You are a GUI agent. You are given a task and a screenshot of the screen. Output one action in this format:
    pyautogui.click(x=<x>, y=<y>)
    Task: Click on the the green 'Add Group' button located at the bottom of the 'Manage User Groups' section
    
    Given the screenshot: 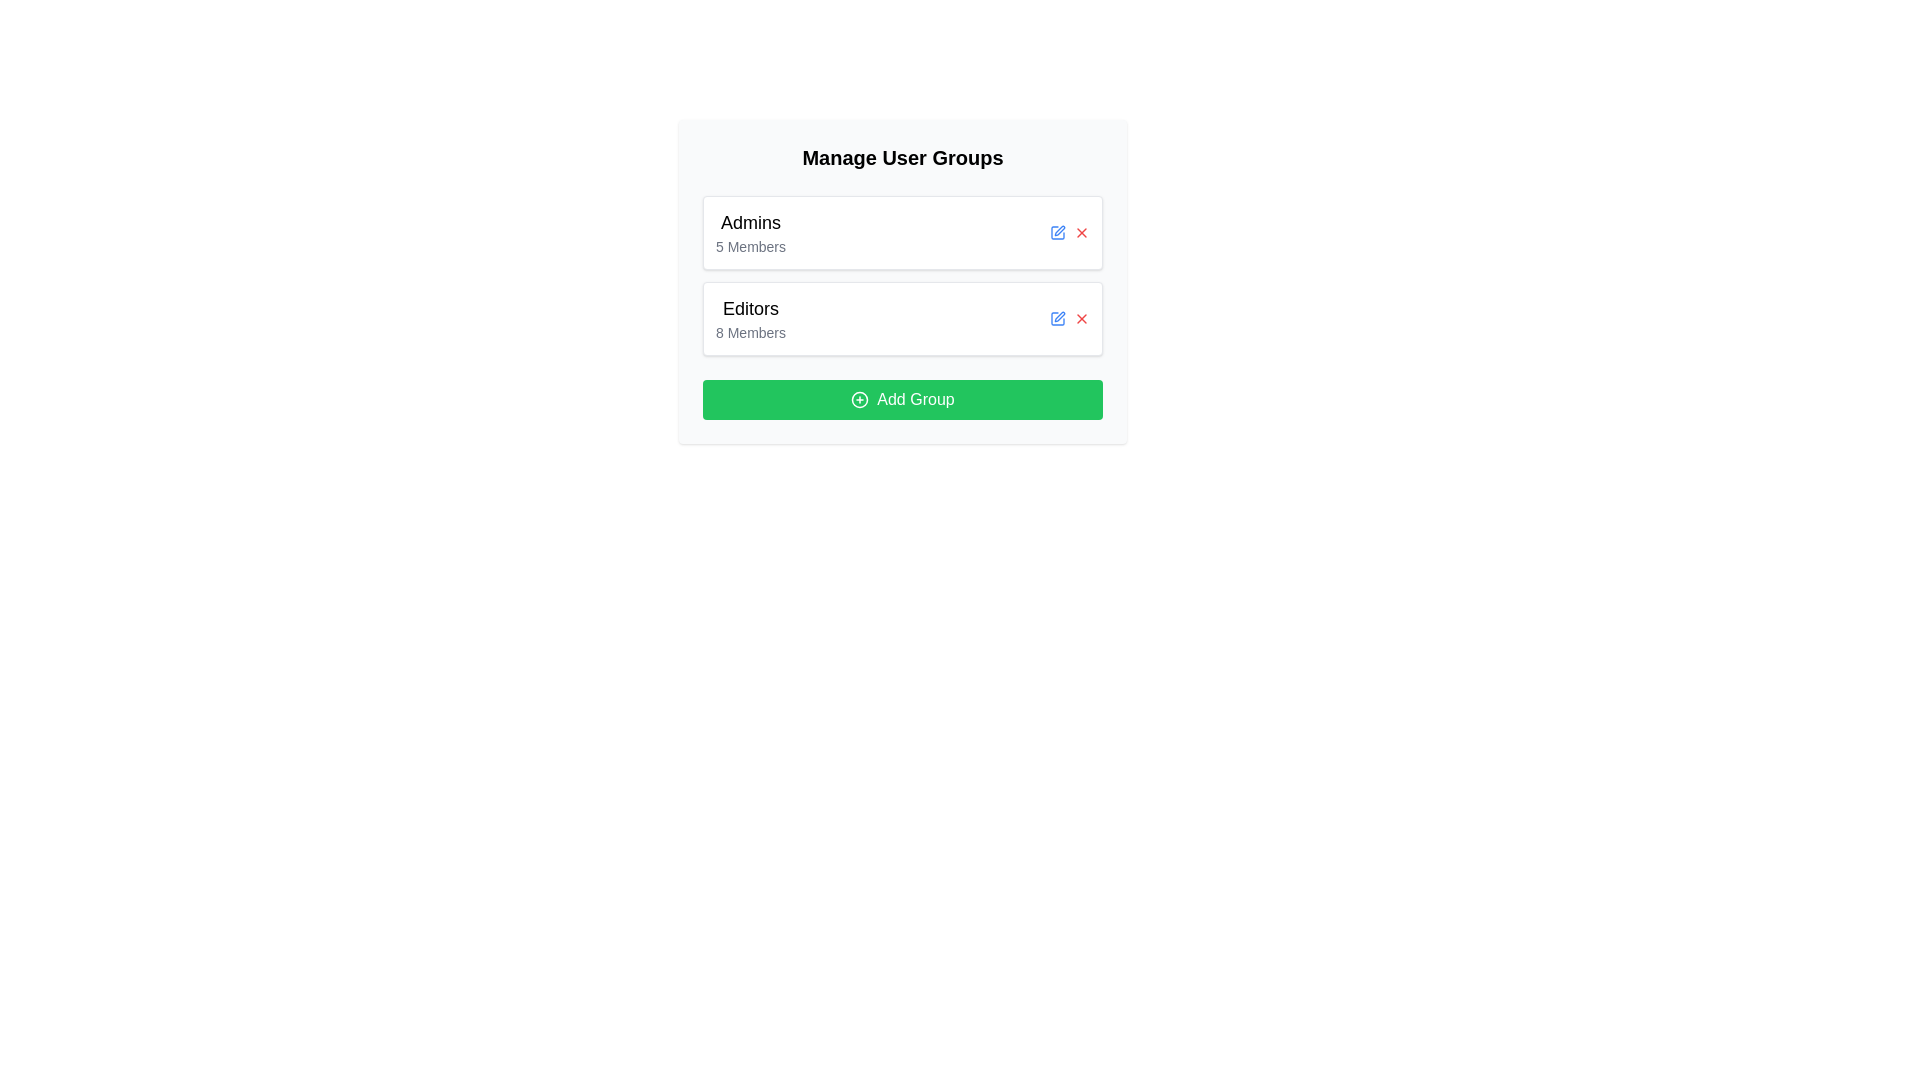 What is the action you would take?
    pyautogui.click(x=901, y=400)
    